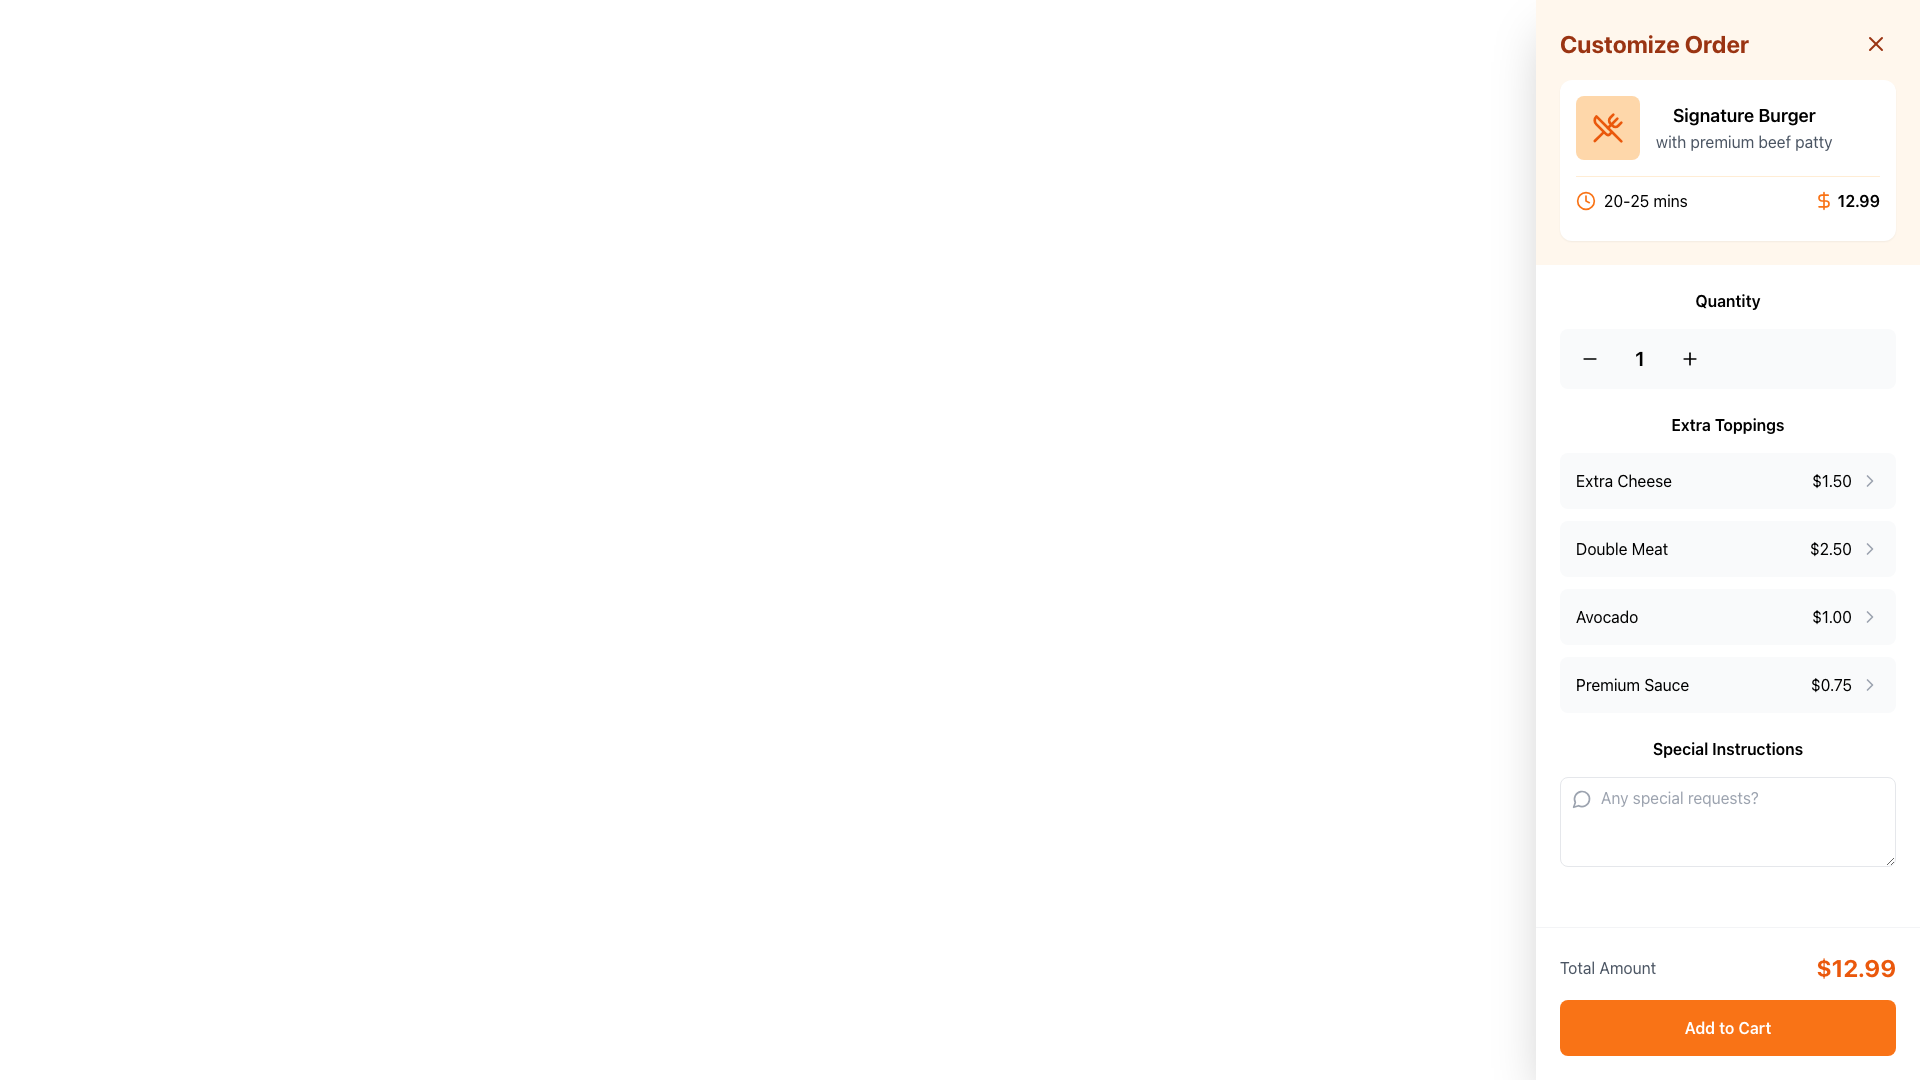  I want to click on the circular minus button located to the left of the quantity value in the 'Quantity' section to change its background, so click(1588, 357).